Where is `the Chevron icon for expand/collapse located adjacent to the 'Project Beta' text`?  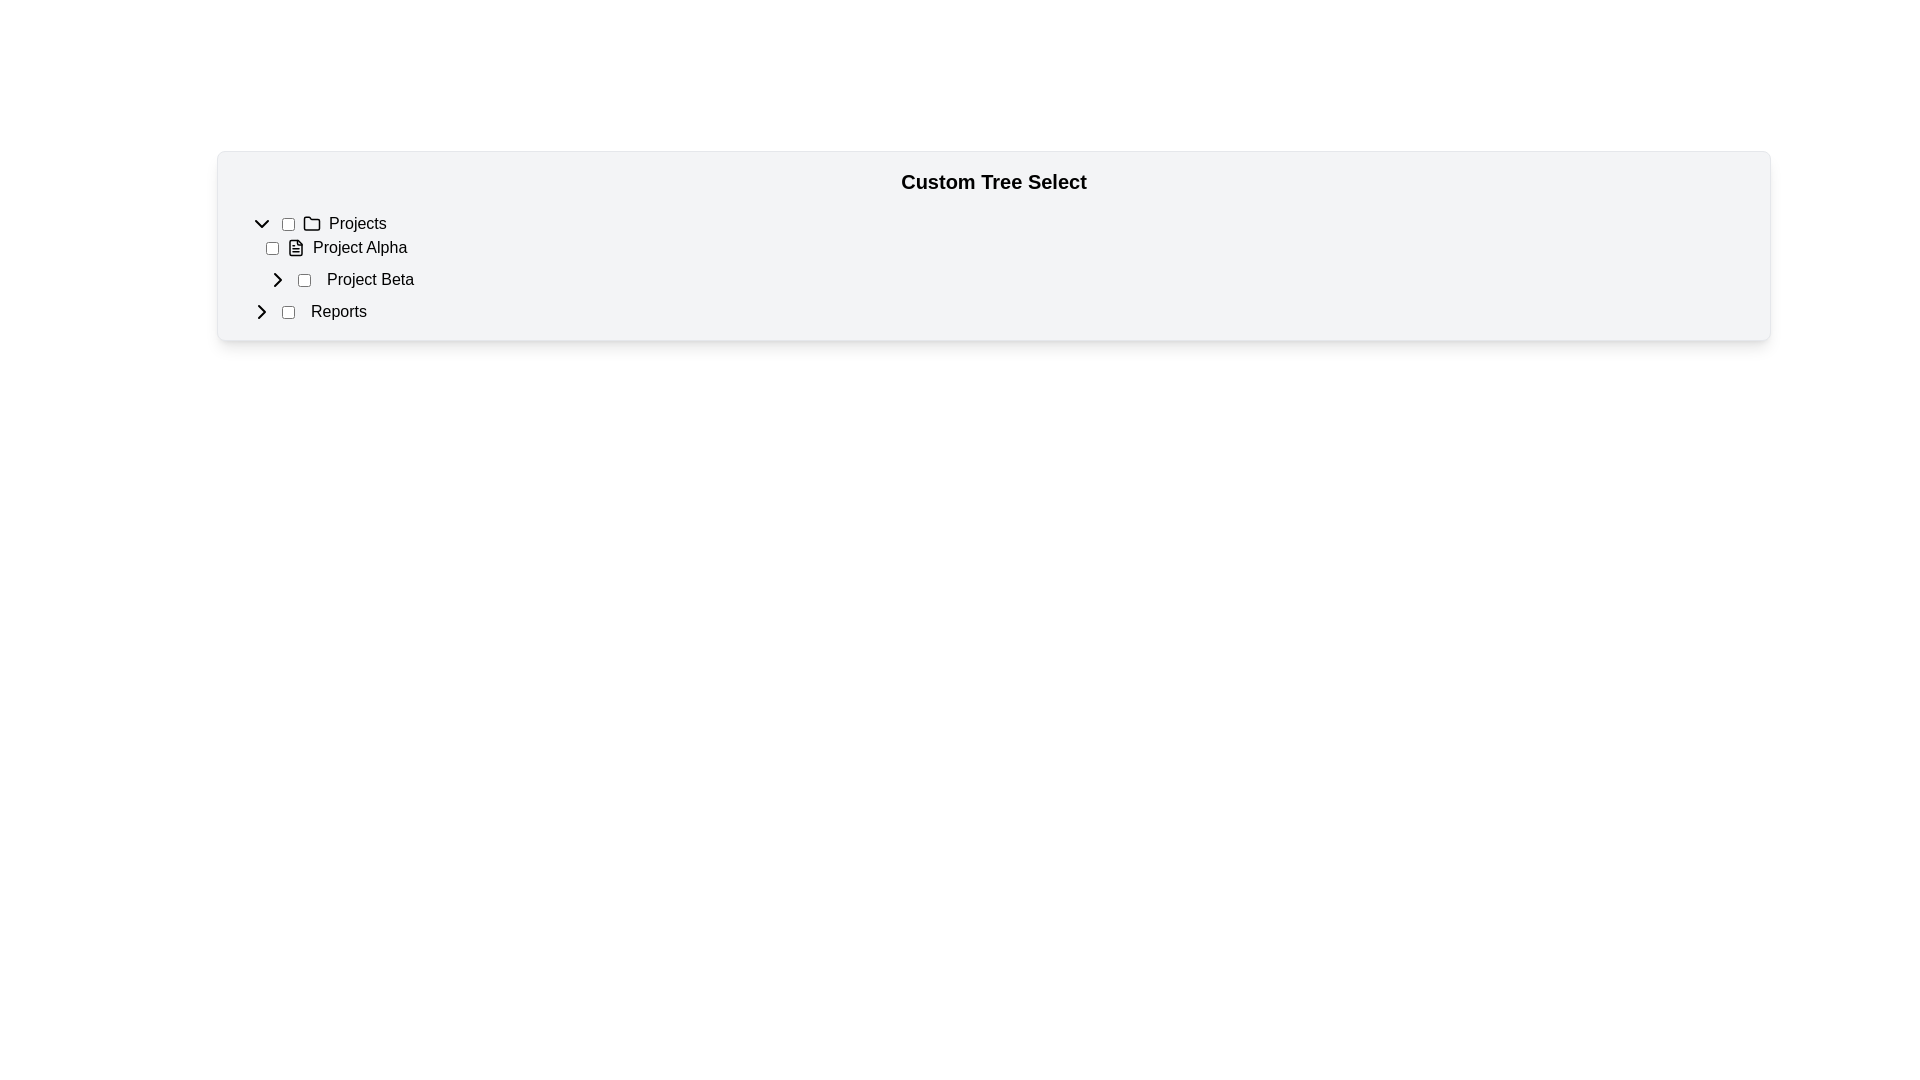 the Chevron icon for expand/collapse located adjacent to the 'Project Beta' text is located at coordinates (277, 280).